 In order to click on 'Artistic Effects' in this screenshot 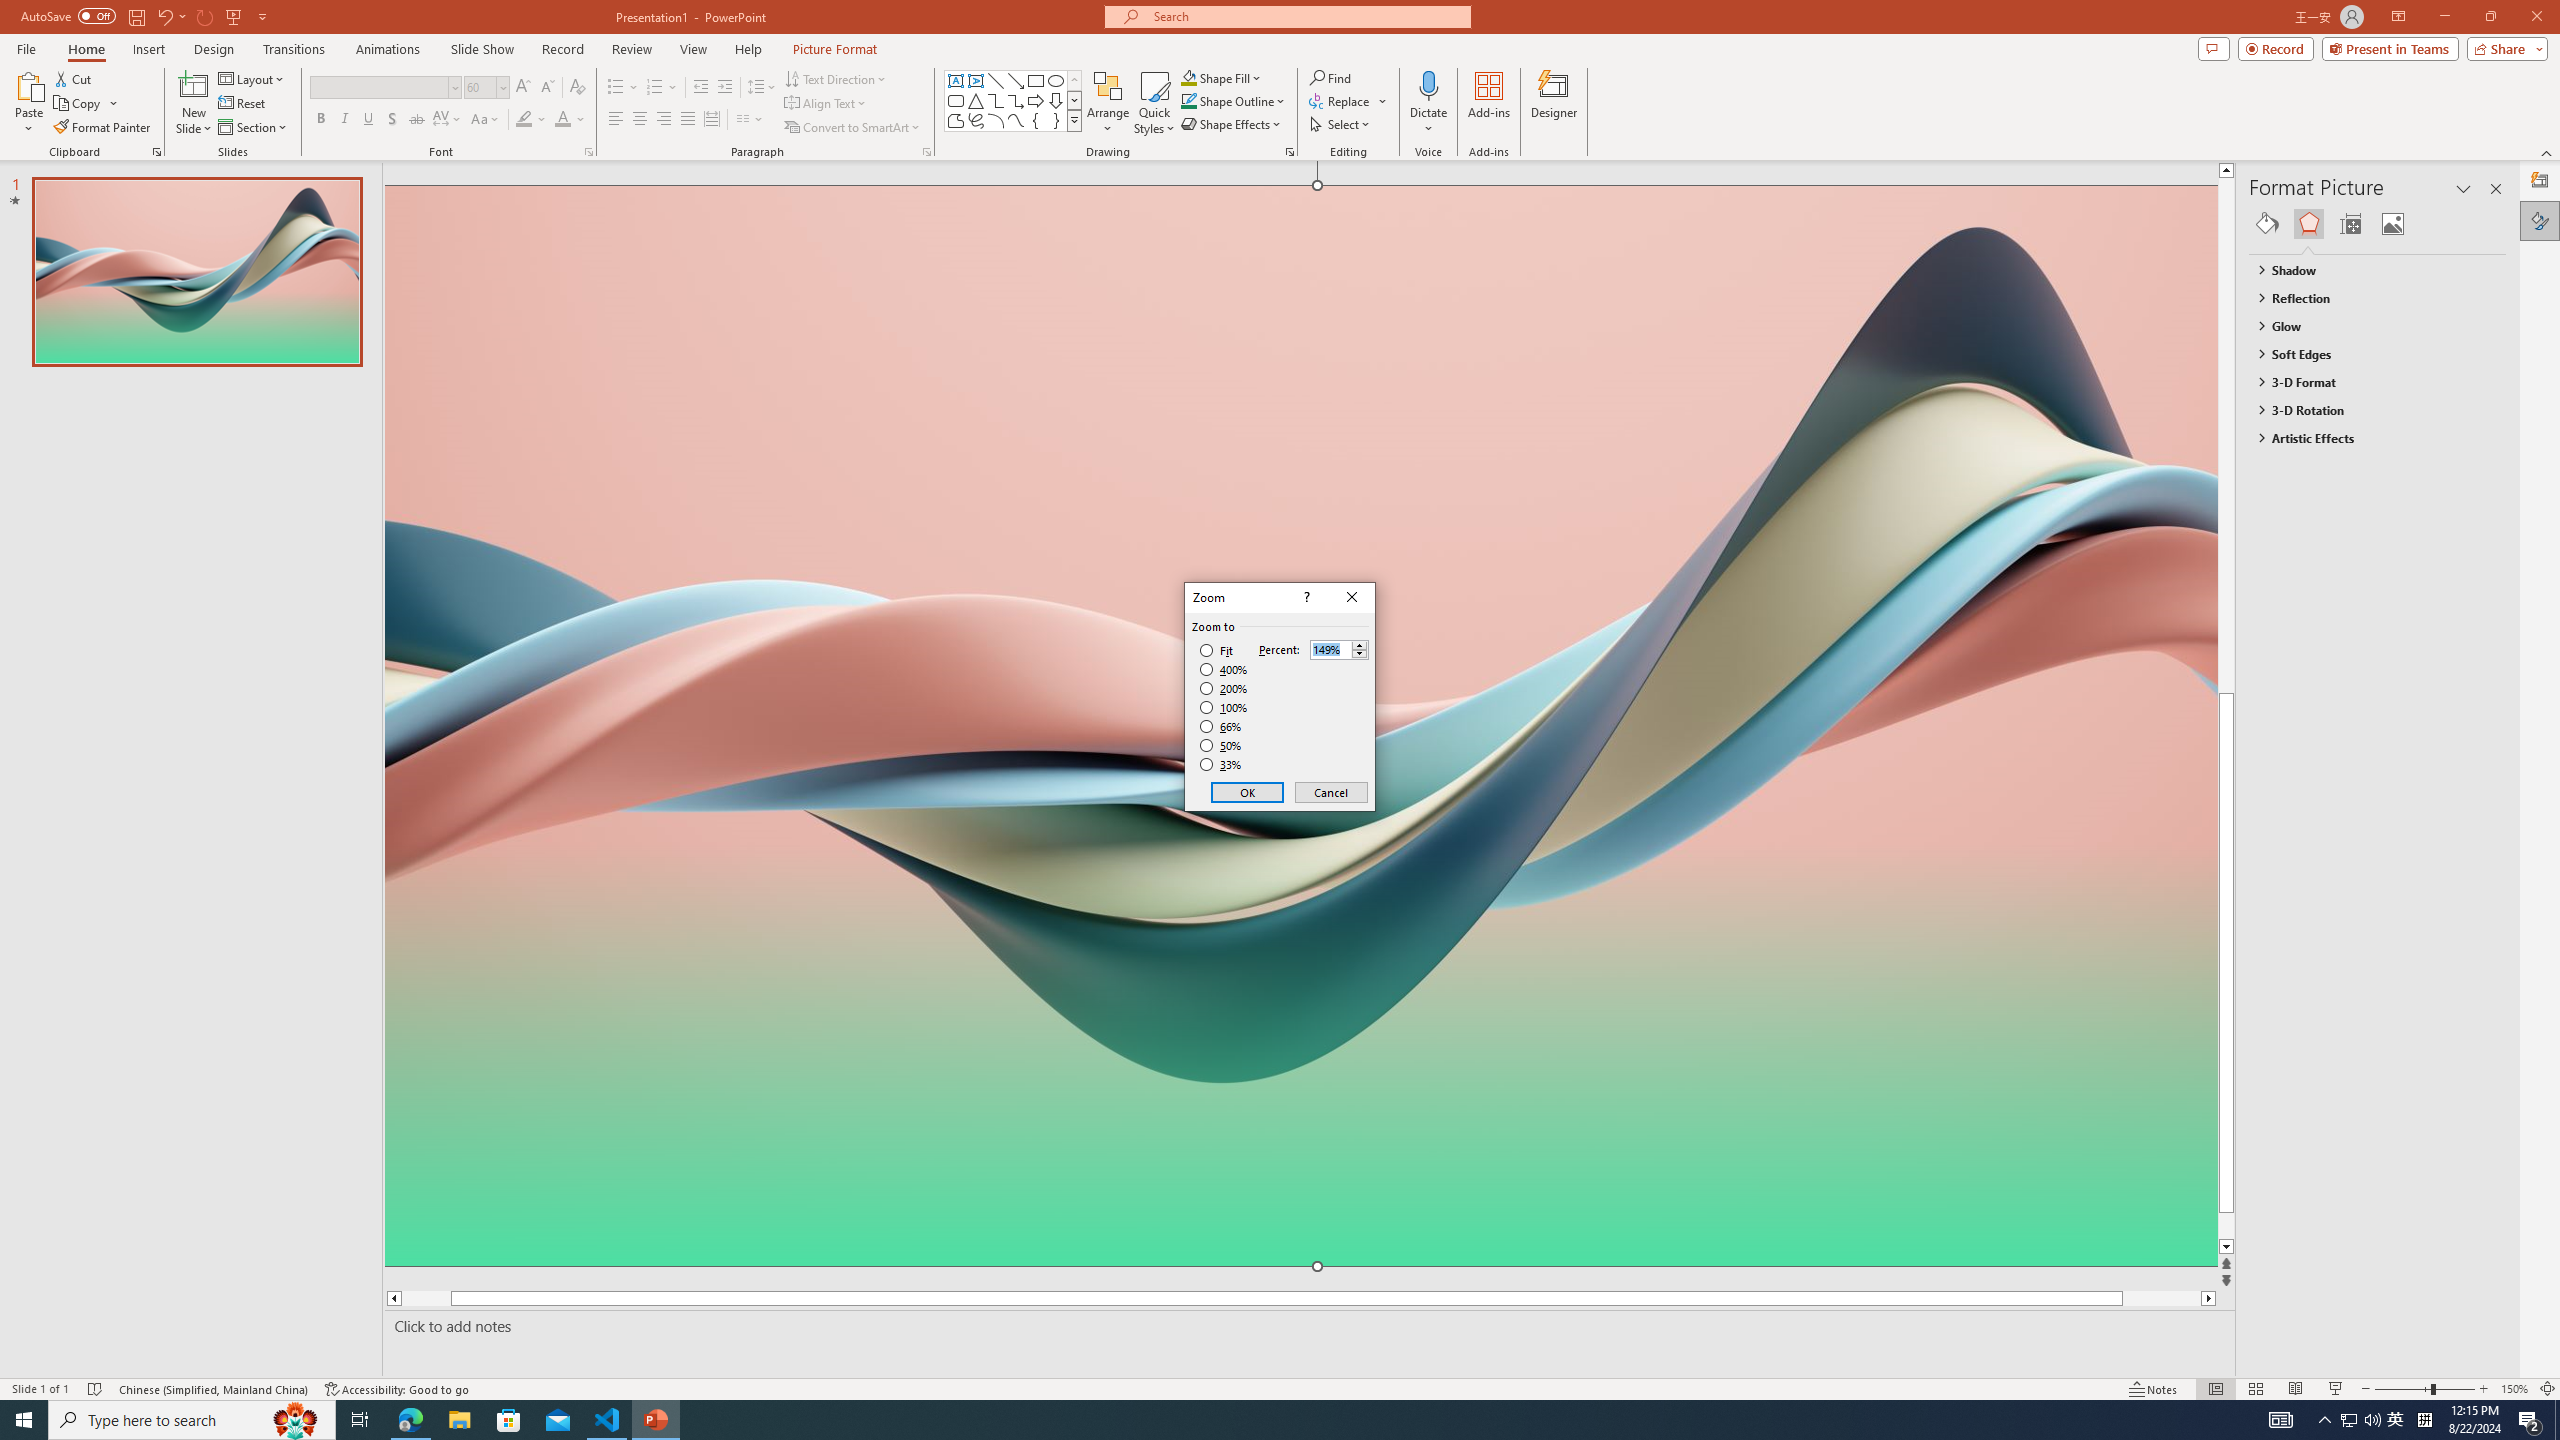, I will do `click(2368, 436)`.